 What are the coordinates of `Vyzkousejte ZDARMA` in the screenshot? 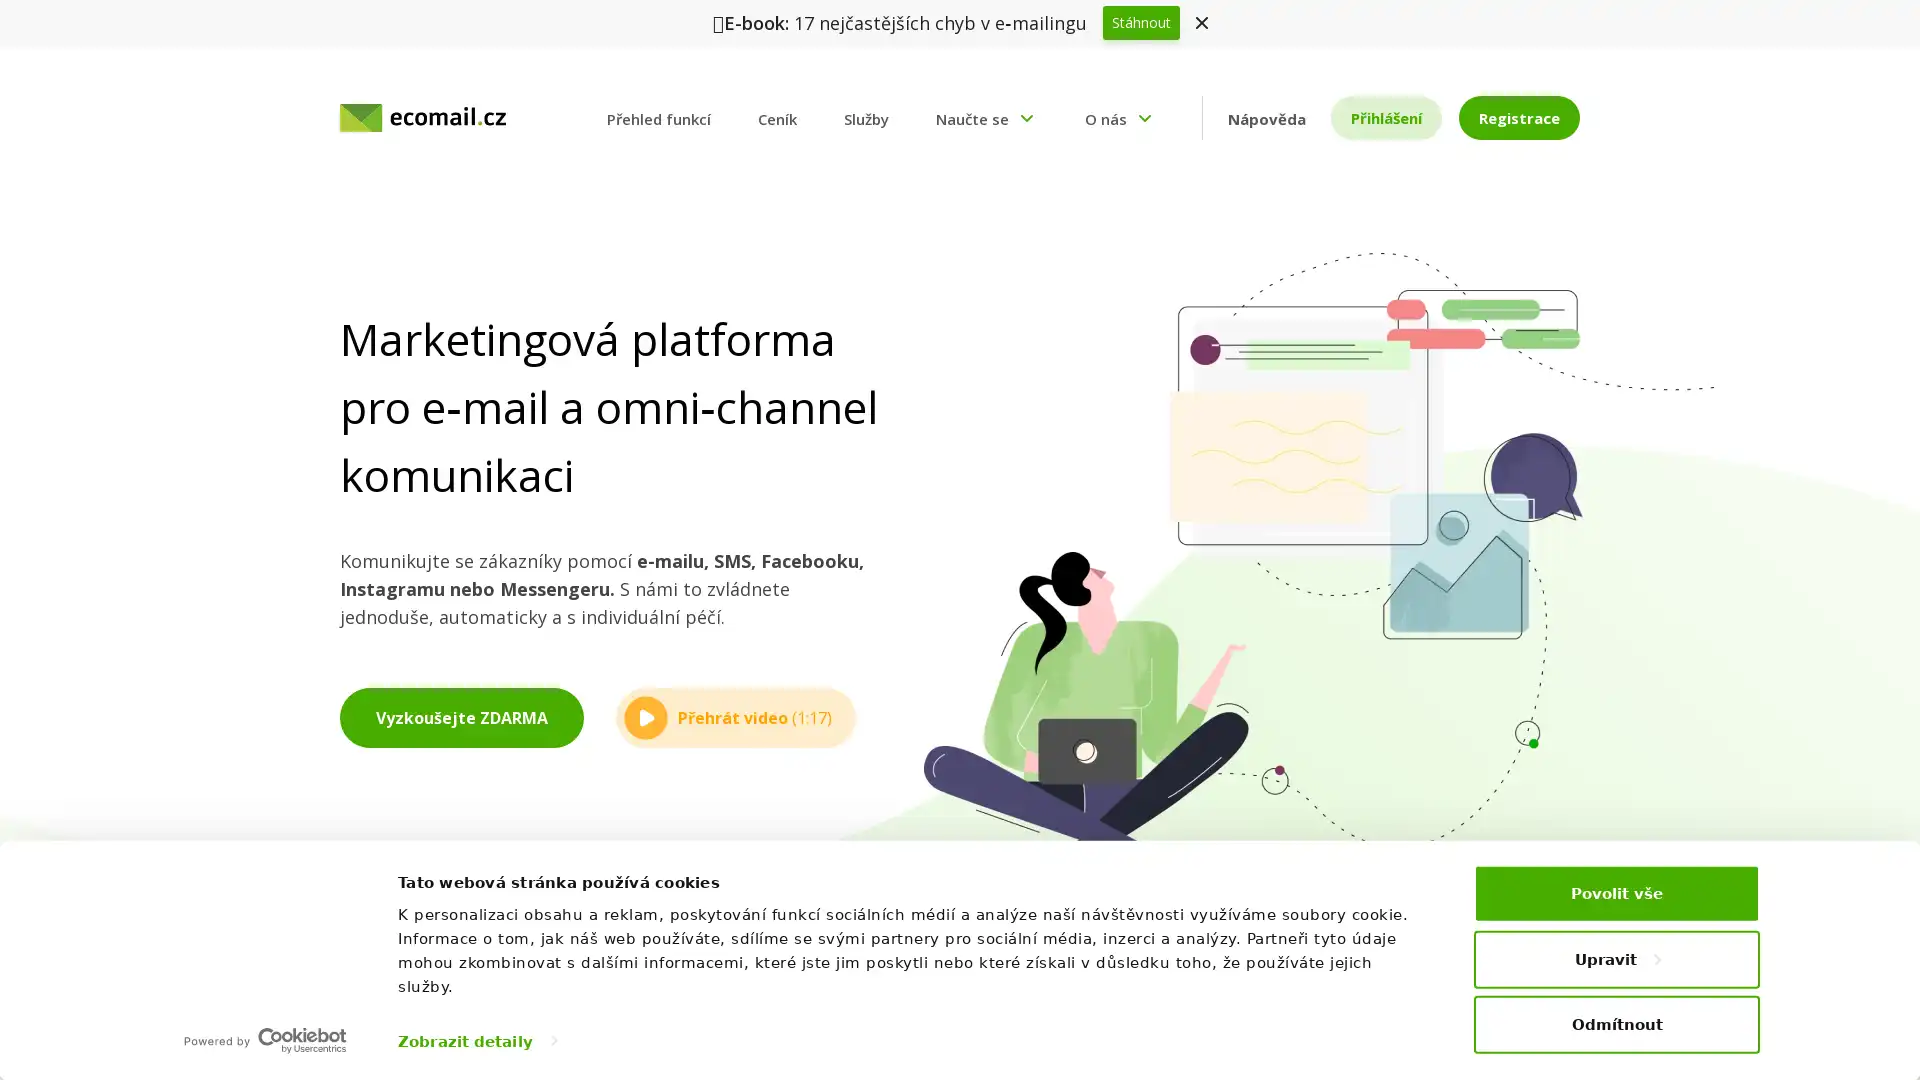 It's located at (460, 716).